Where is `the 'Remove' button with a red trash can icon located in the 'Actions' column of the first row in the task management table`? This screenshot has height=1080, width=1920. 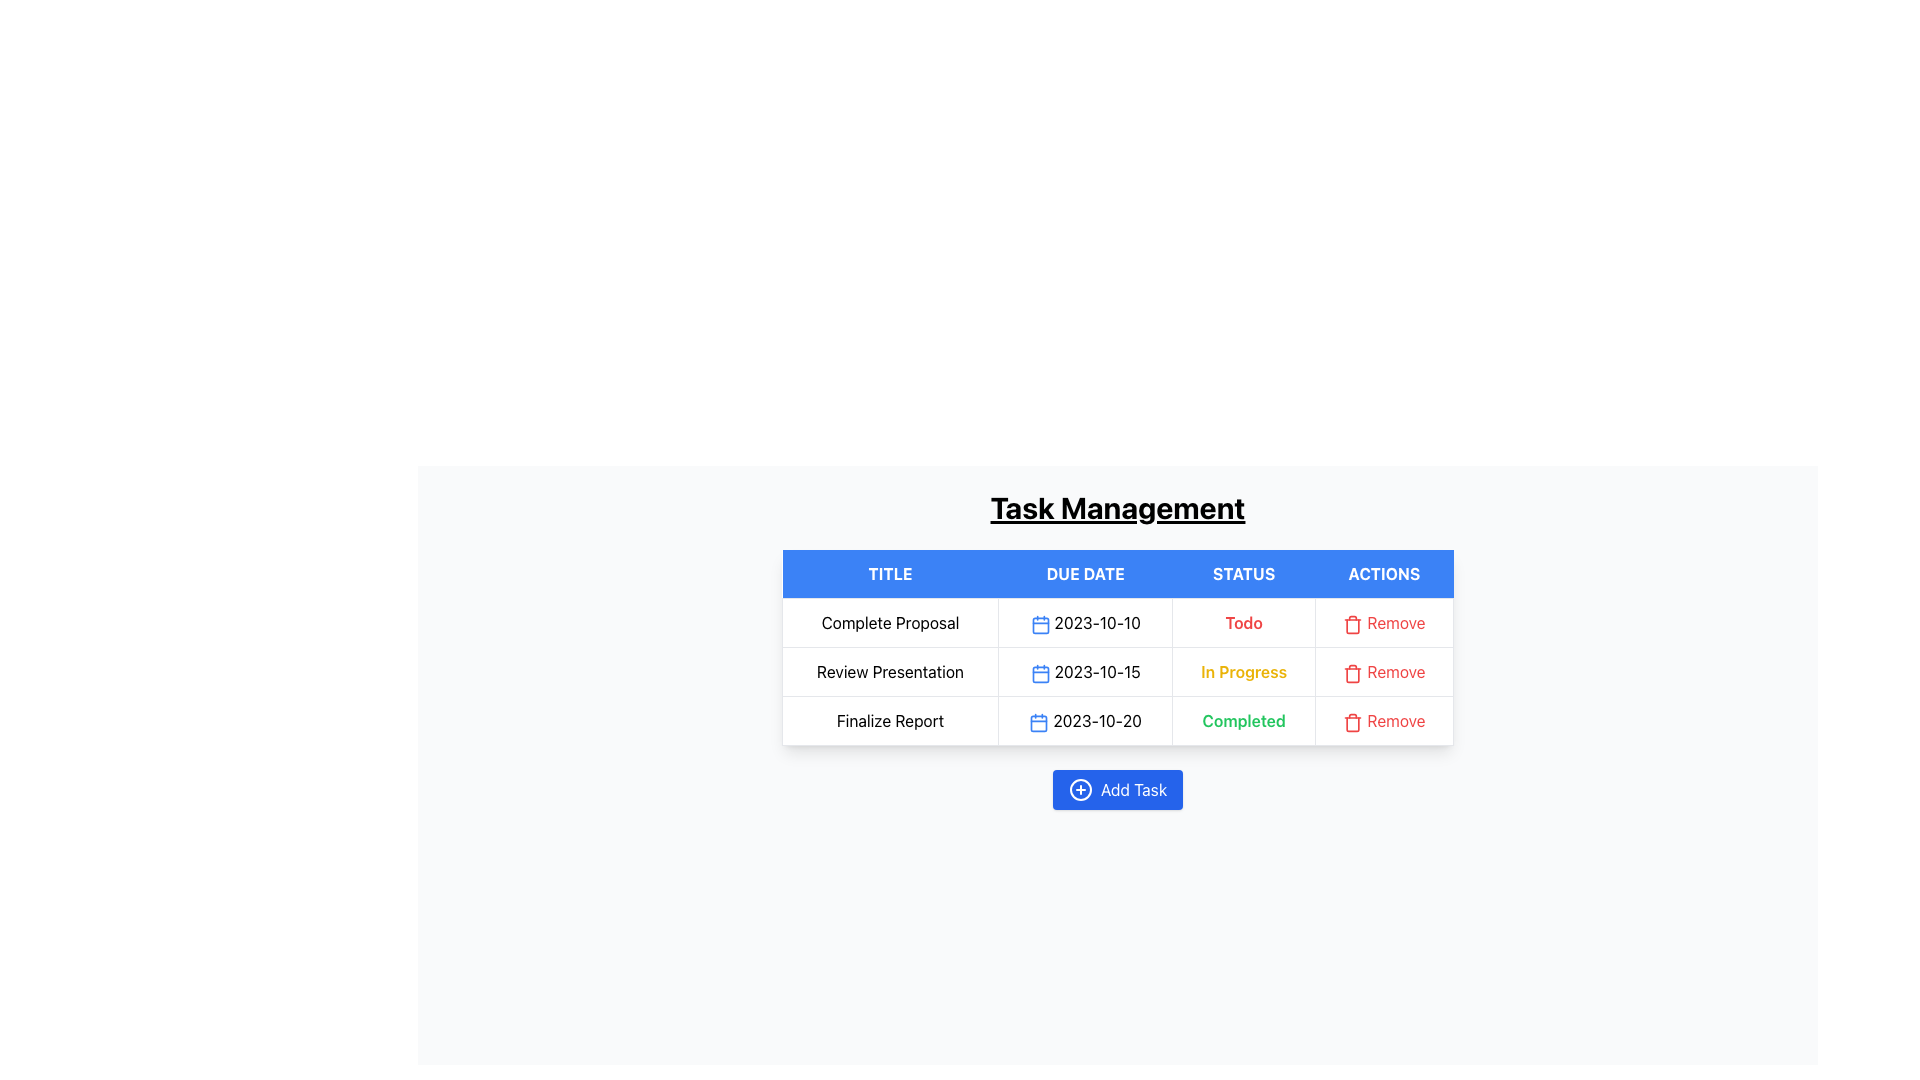 the 'Remove' button with a red trash can icon located in the 'Actions' column of the first row in the task management table is located at coordinates (1382, 622).